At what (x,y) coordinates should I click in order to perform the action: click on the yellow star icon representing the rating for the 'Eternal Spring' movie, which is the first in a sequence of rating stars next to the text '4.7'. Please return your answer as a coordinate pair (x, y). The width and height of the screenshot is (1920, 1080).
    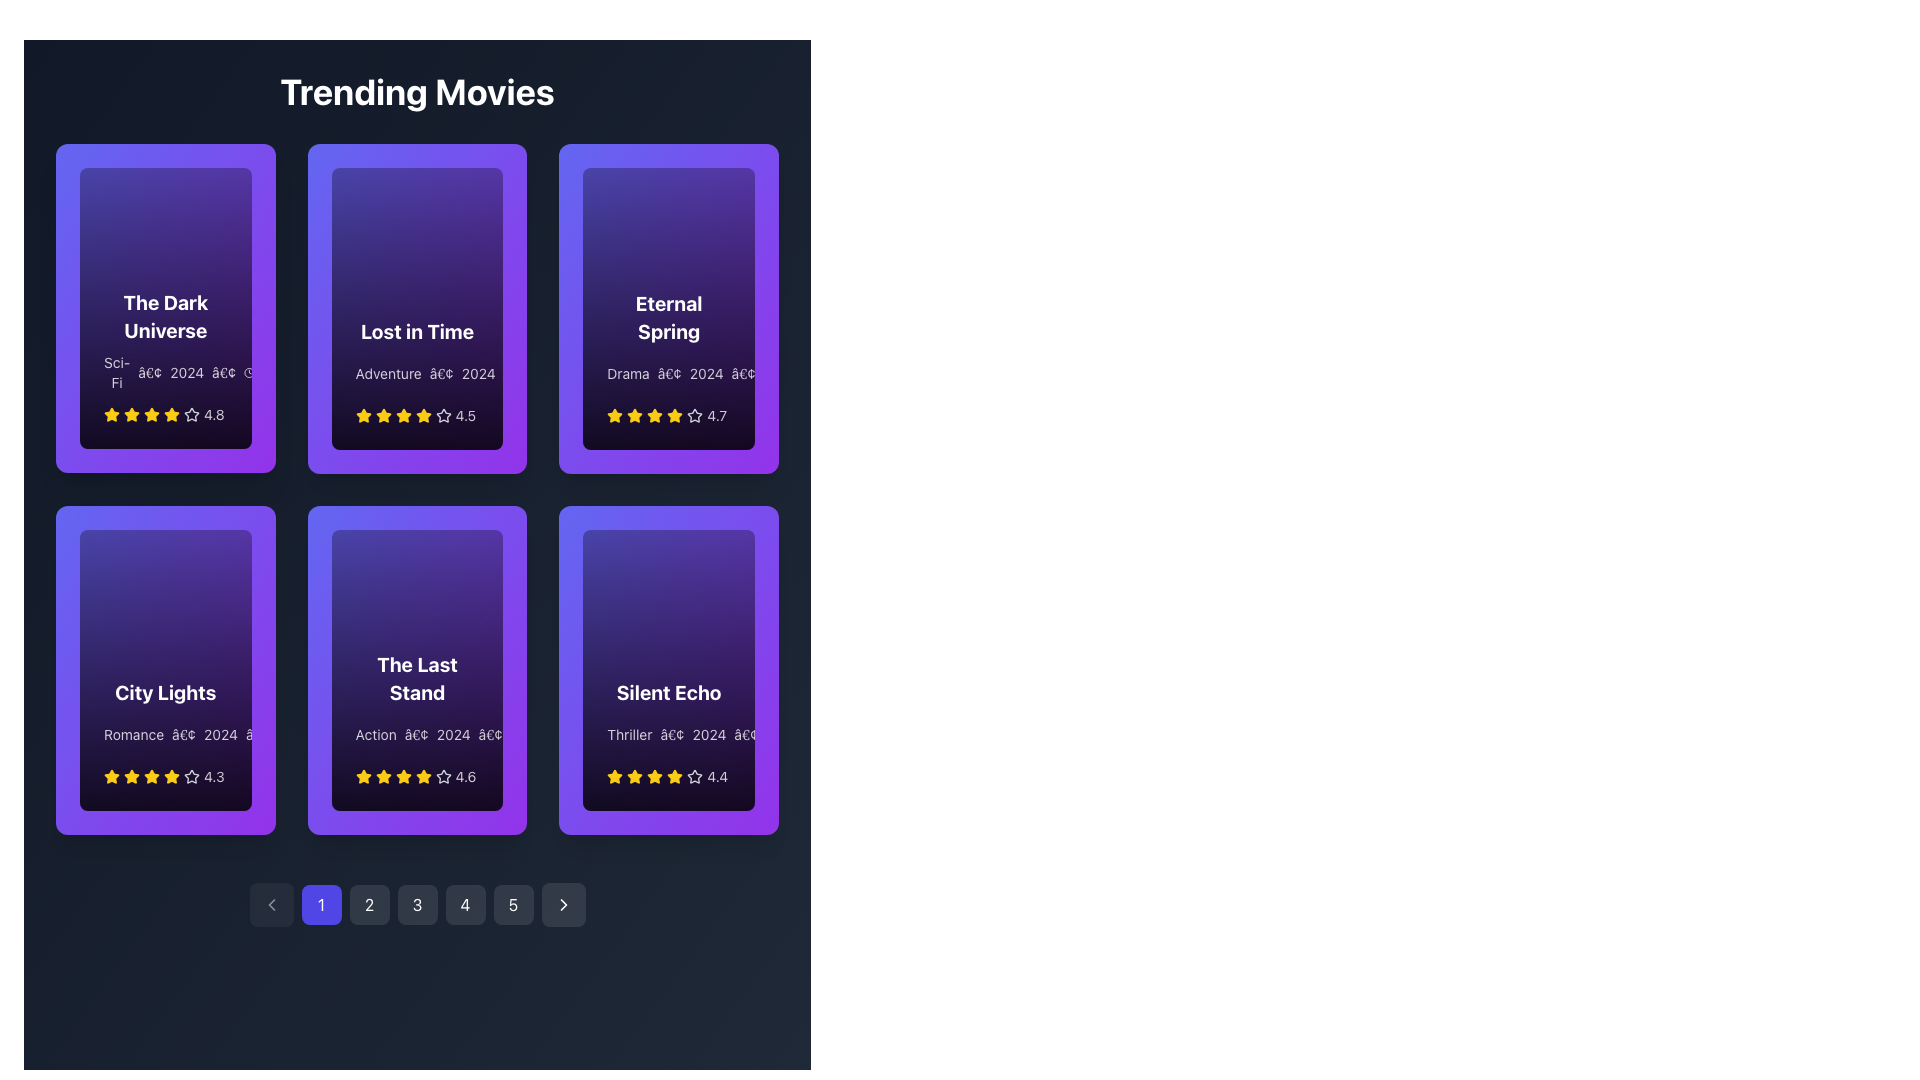
    Looking at the image, I should click on (614, 414).